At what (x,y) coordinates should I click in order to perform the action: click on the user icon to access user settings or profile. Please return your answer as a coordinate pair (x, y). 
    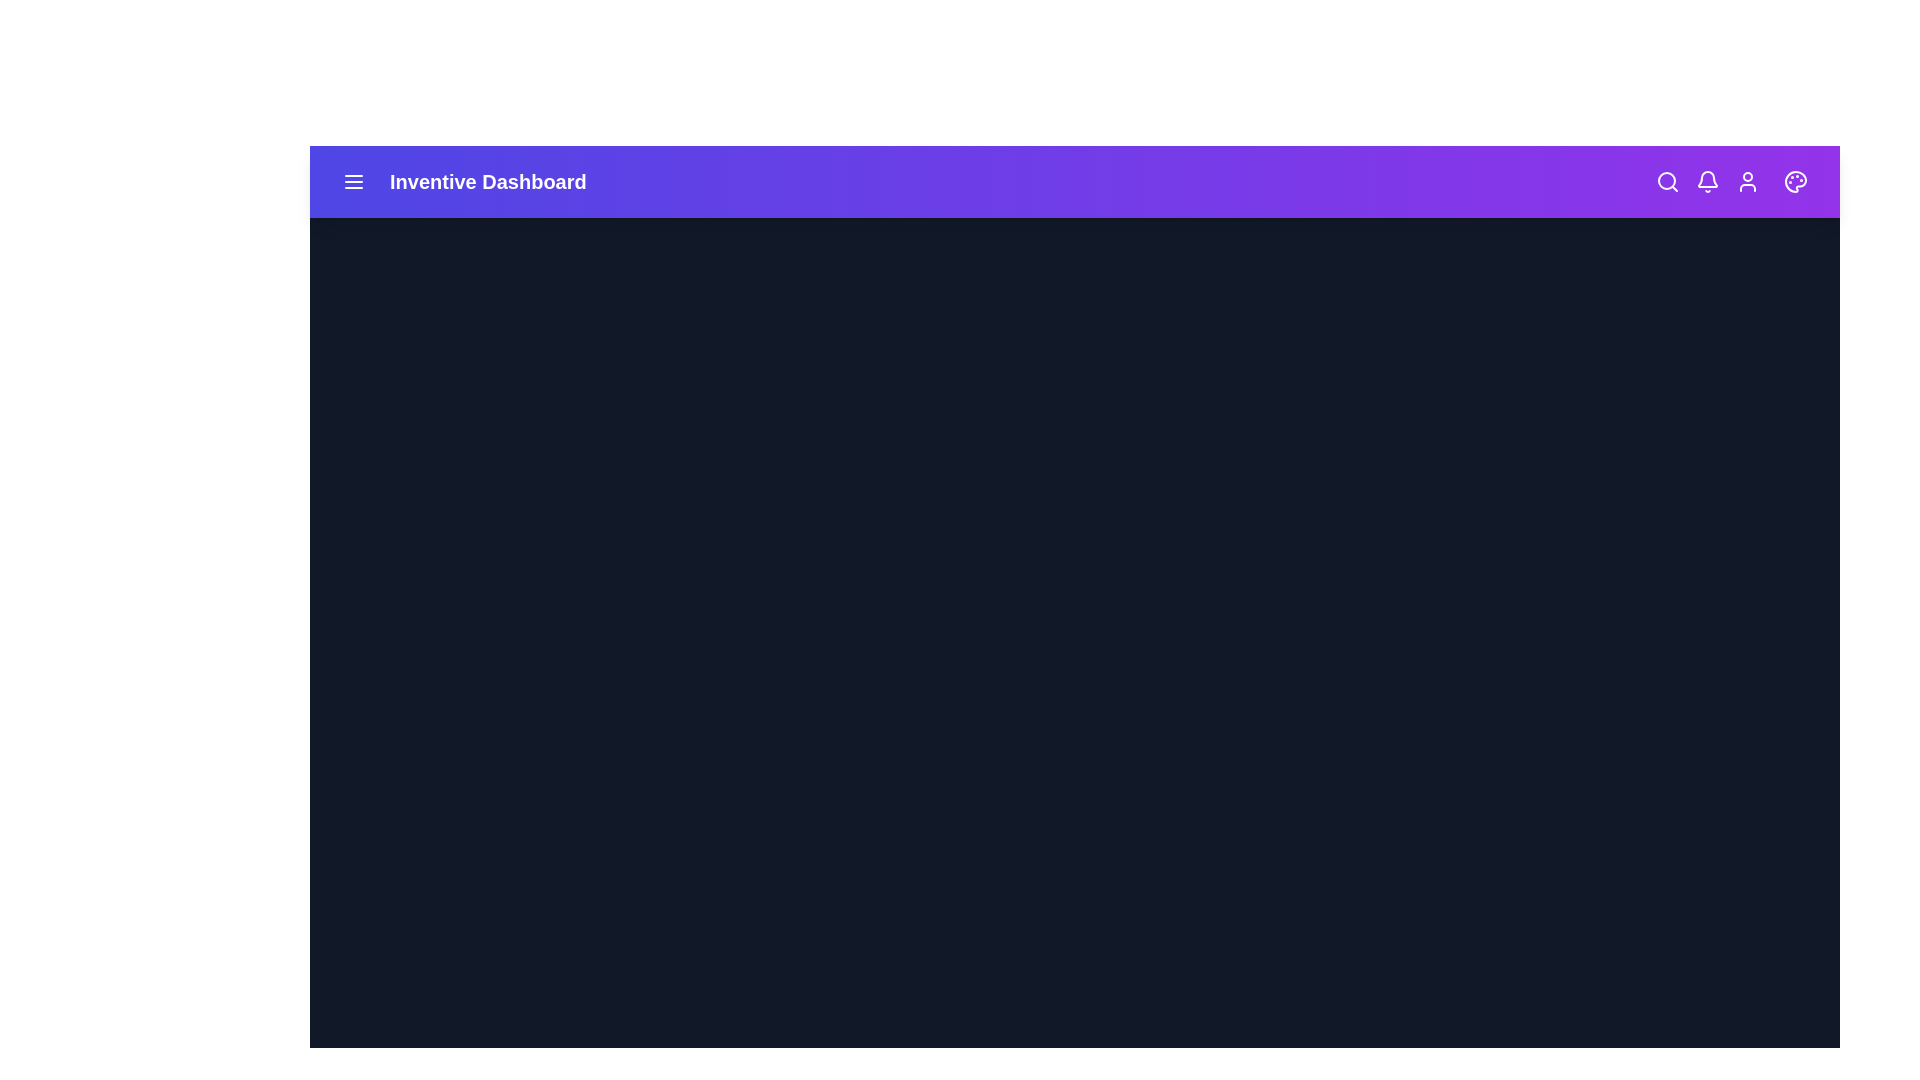
    Looking at the image, I should click on (1746, 181).